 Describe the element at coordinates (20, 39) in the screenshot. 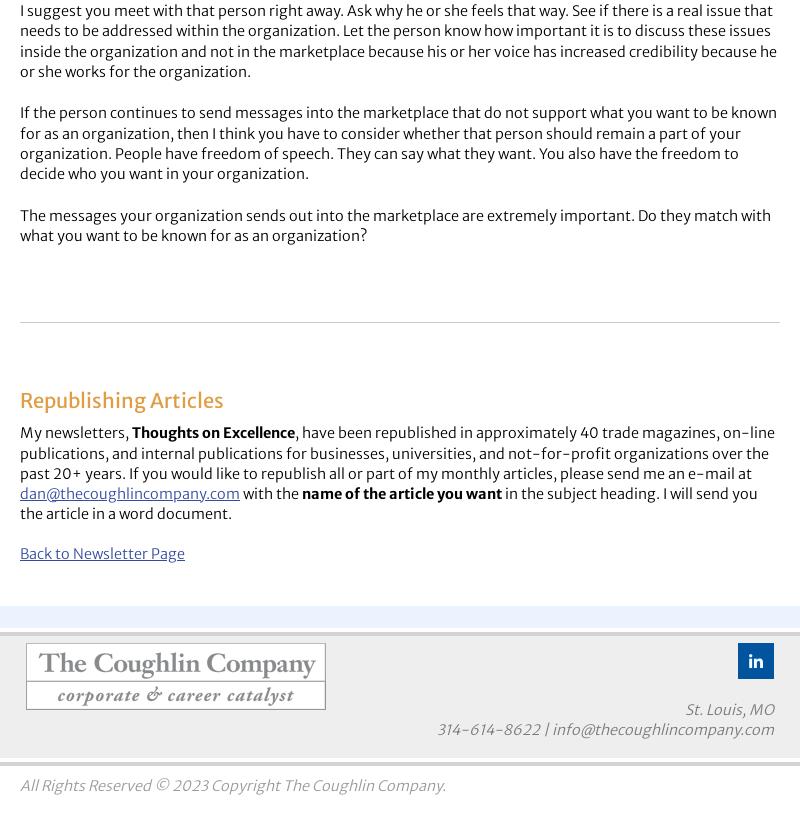

I see `'I suggest you meet with that person right away. Ask why he or she feels that way. See if there is a real issue that needs to be addressed within the organization. Let the person know how important it is to discuss these issues inside the organization and not in the marketplace because his or her voice has increased credibility because he or she works for the organization.'` at that location.